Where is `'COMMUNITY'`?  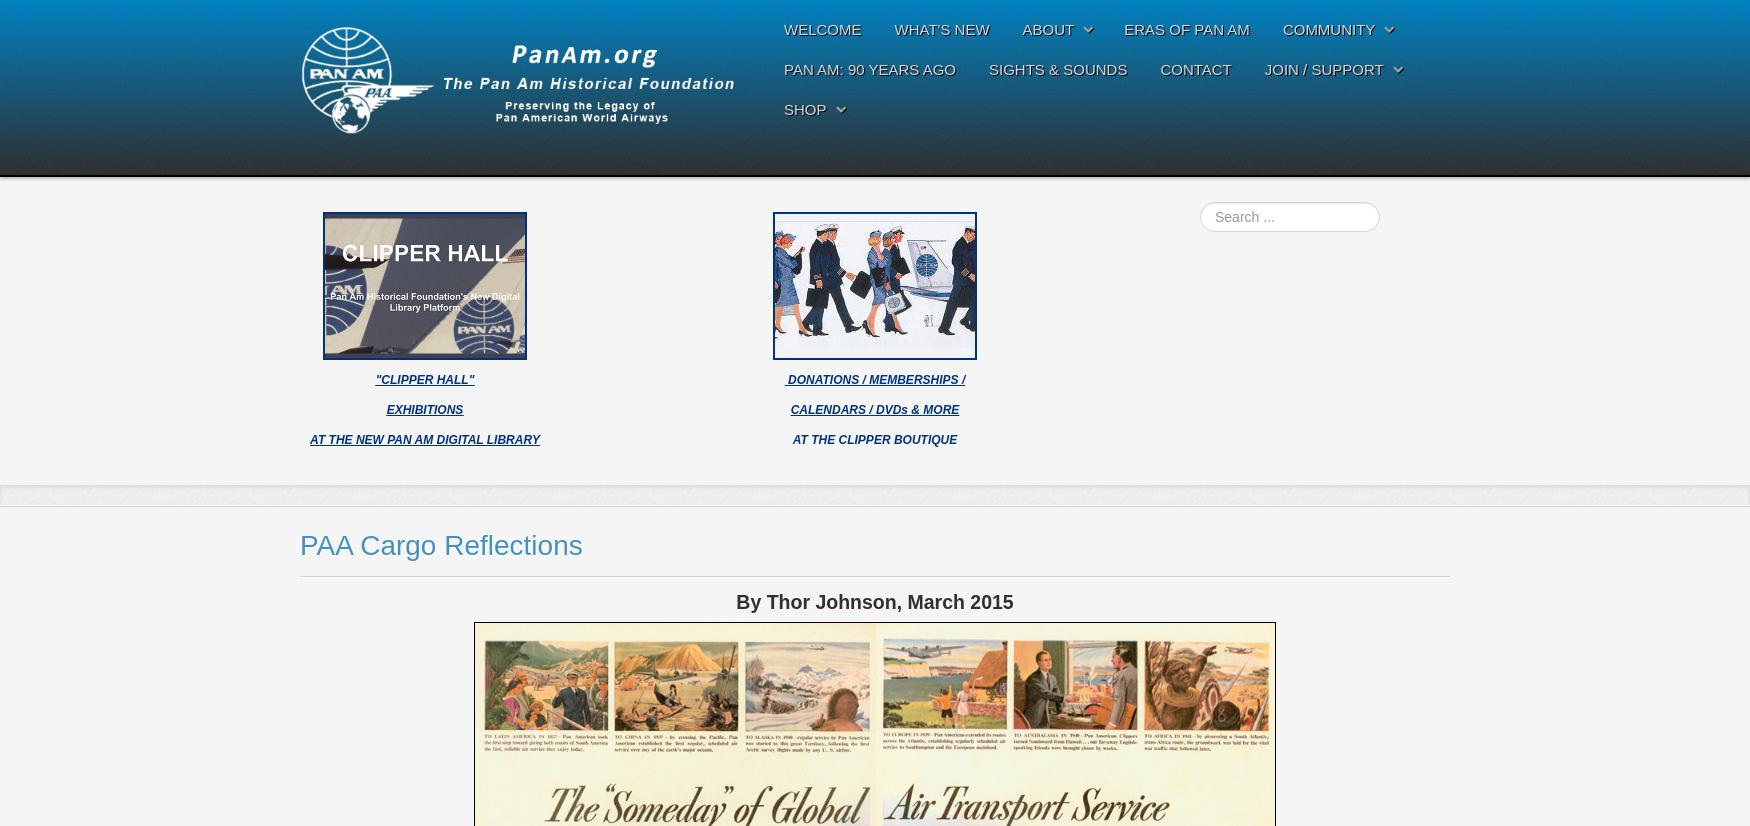 'COMMUNITY' is located at coordinates (1328, 29).